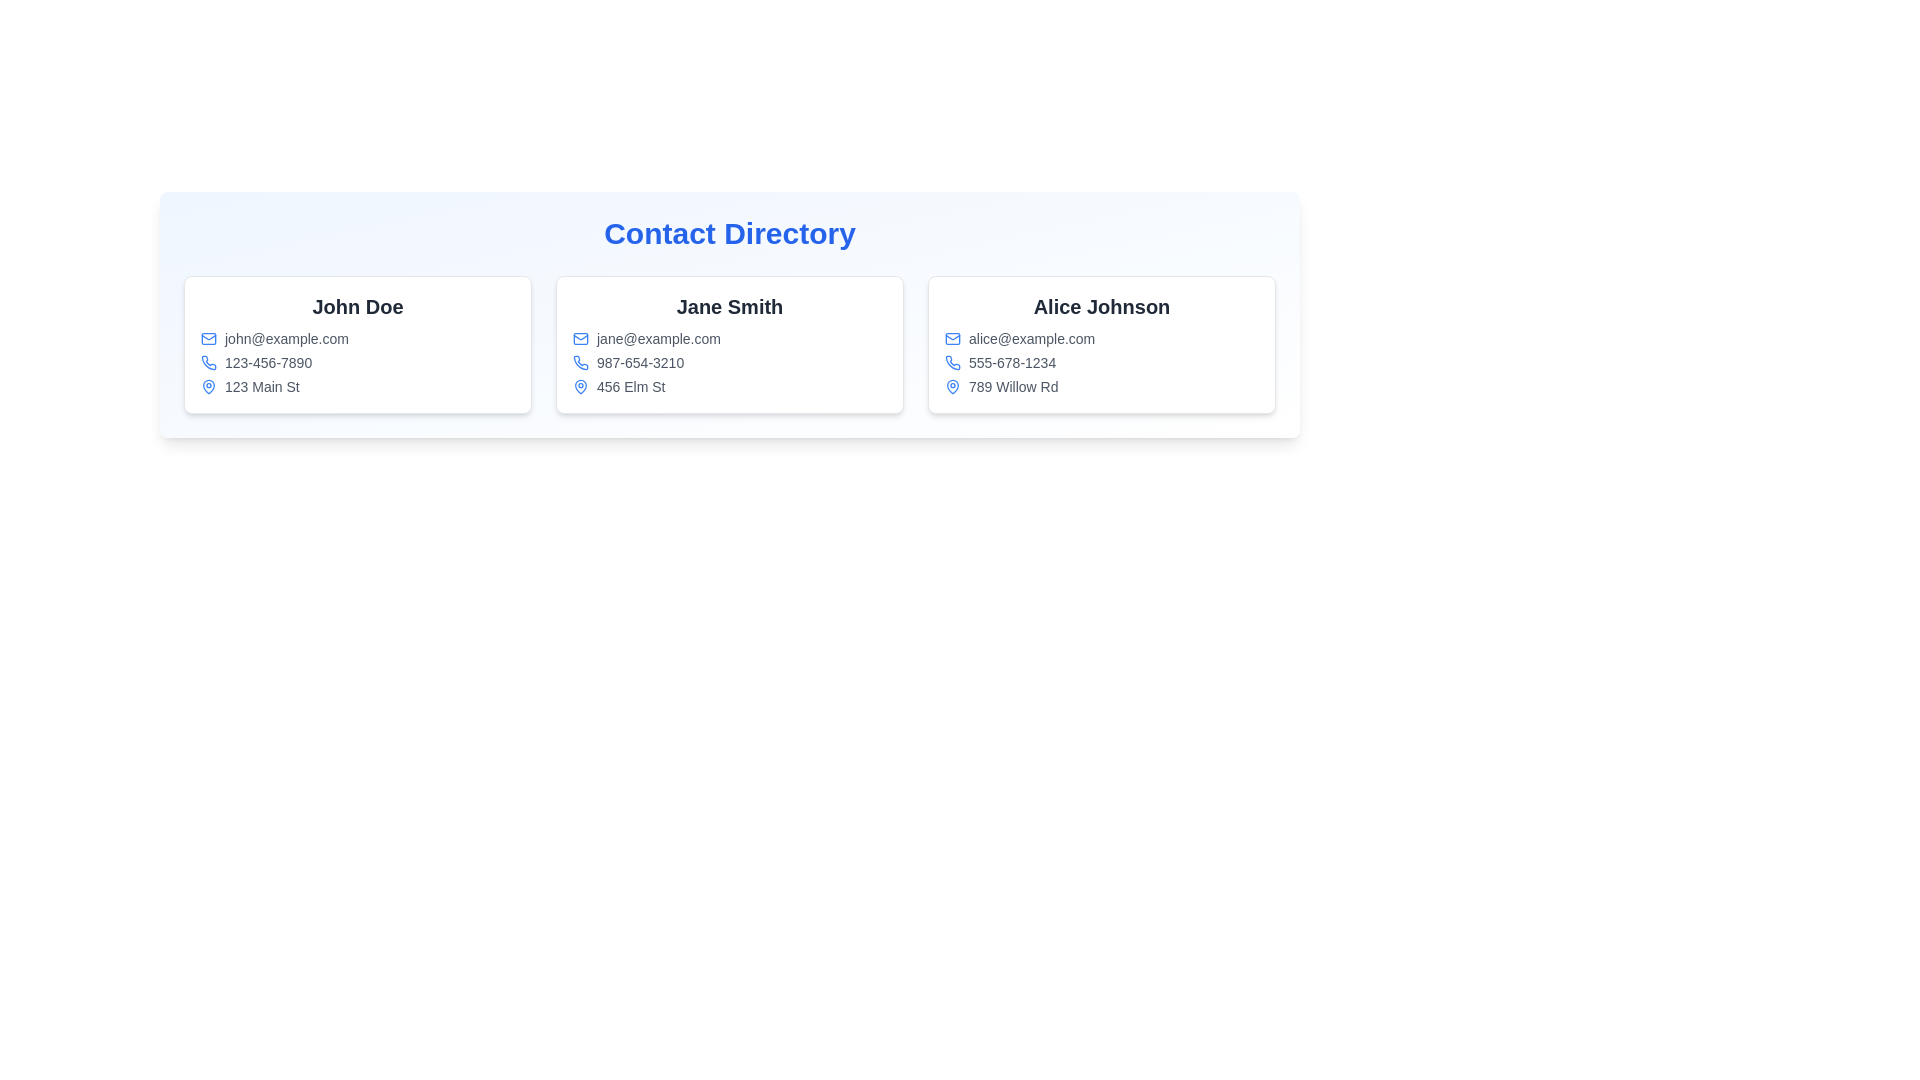 This screenshot has height=1080, width=1920. I want to click on the Address information field displaying '123 Main St' below the phone number in John Doe's contact card, so click(358, 386).